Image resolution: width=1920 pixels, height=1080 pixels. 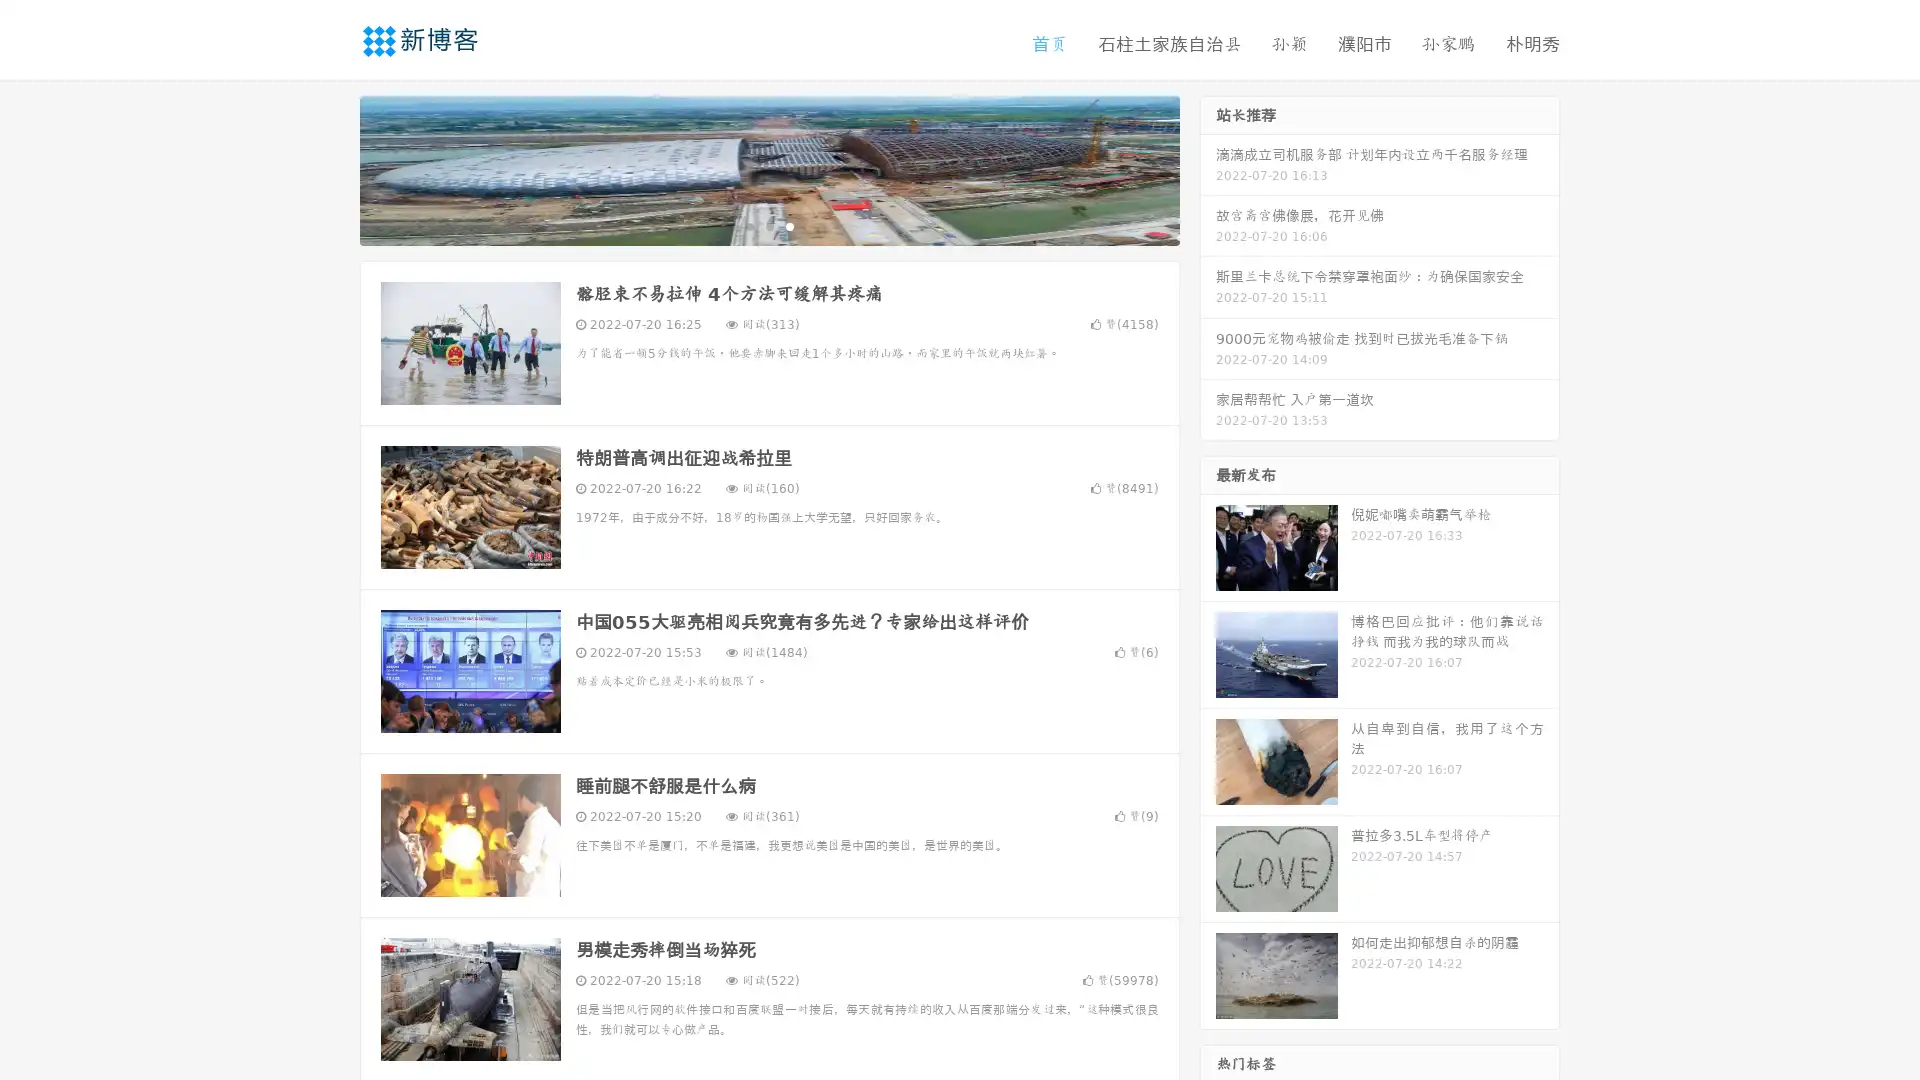 What do you see at coordinates (1208, 168) in the screenshot?
I see `Next slide` at bounding box center [1208, 168].